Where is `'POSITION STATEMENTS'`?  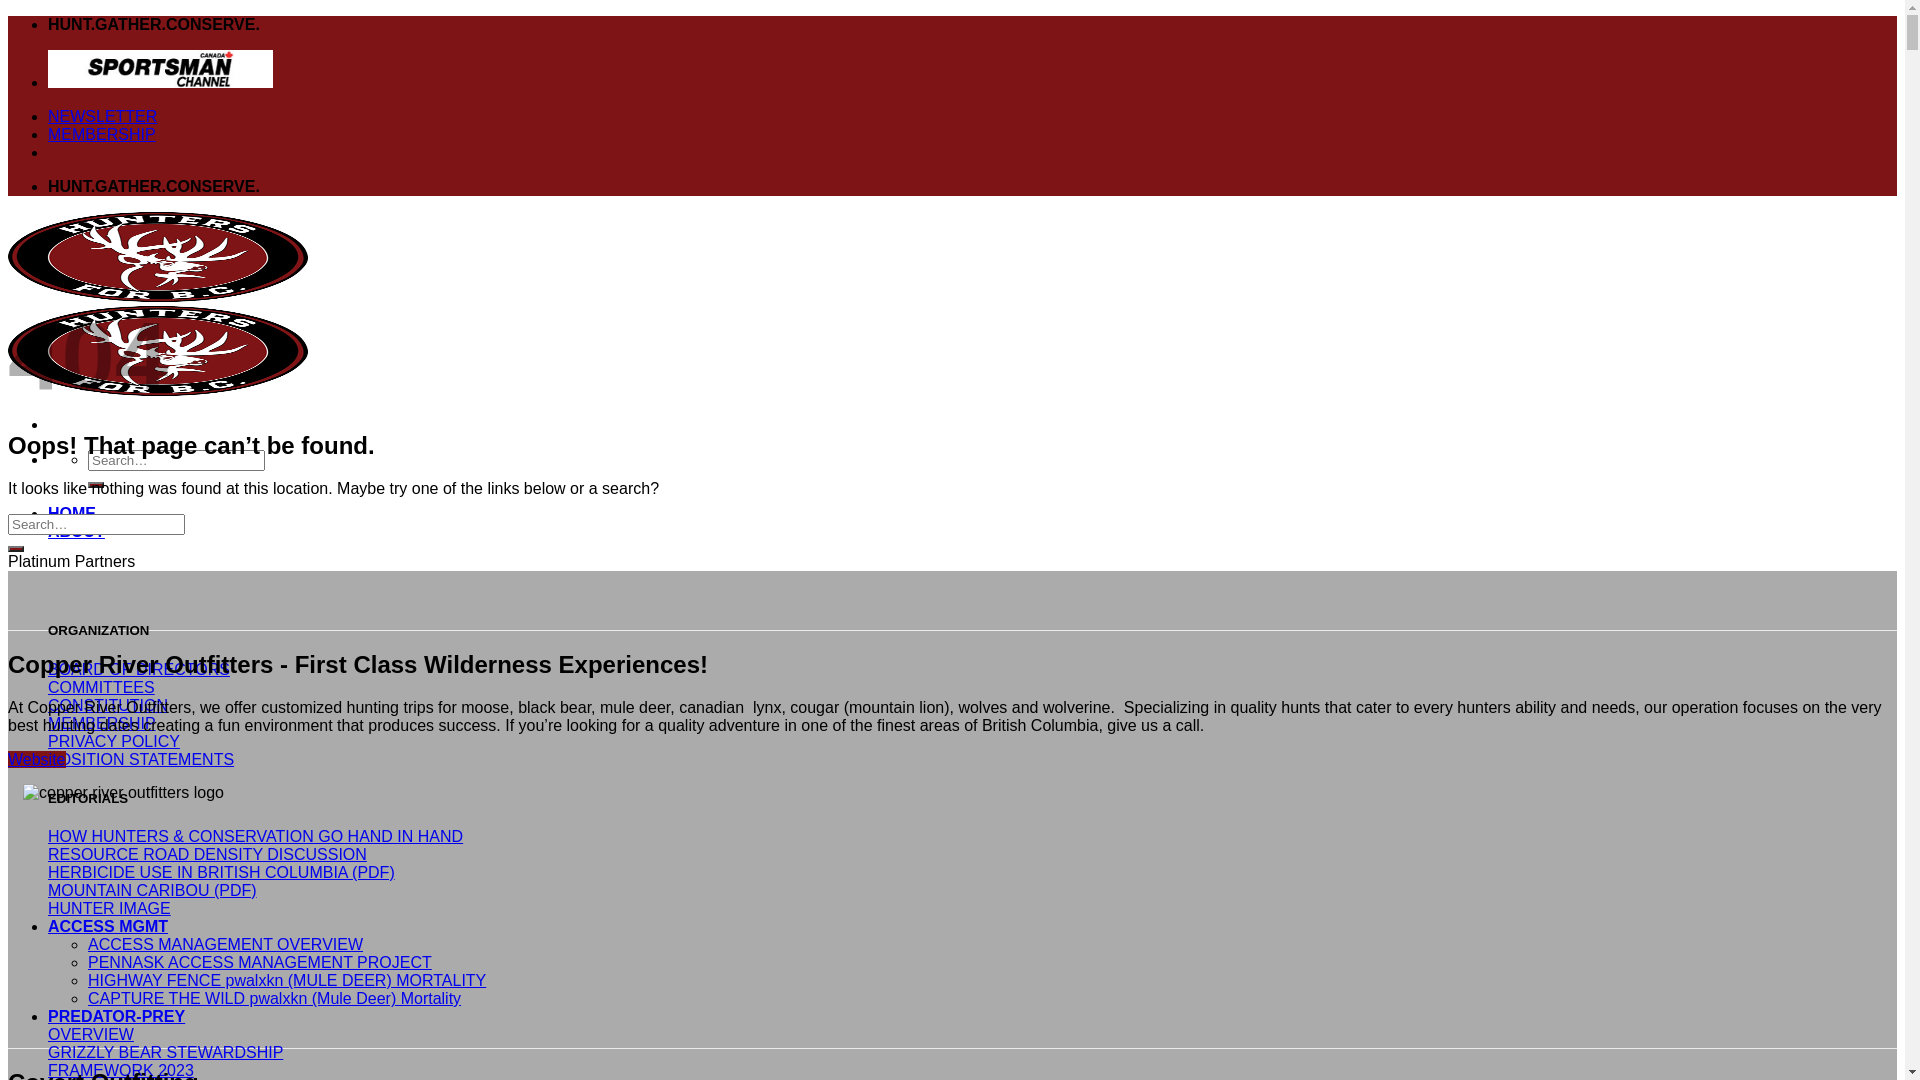
'POSITION STATEMENTS' is located at coordinates (139, 759).